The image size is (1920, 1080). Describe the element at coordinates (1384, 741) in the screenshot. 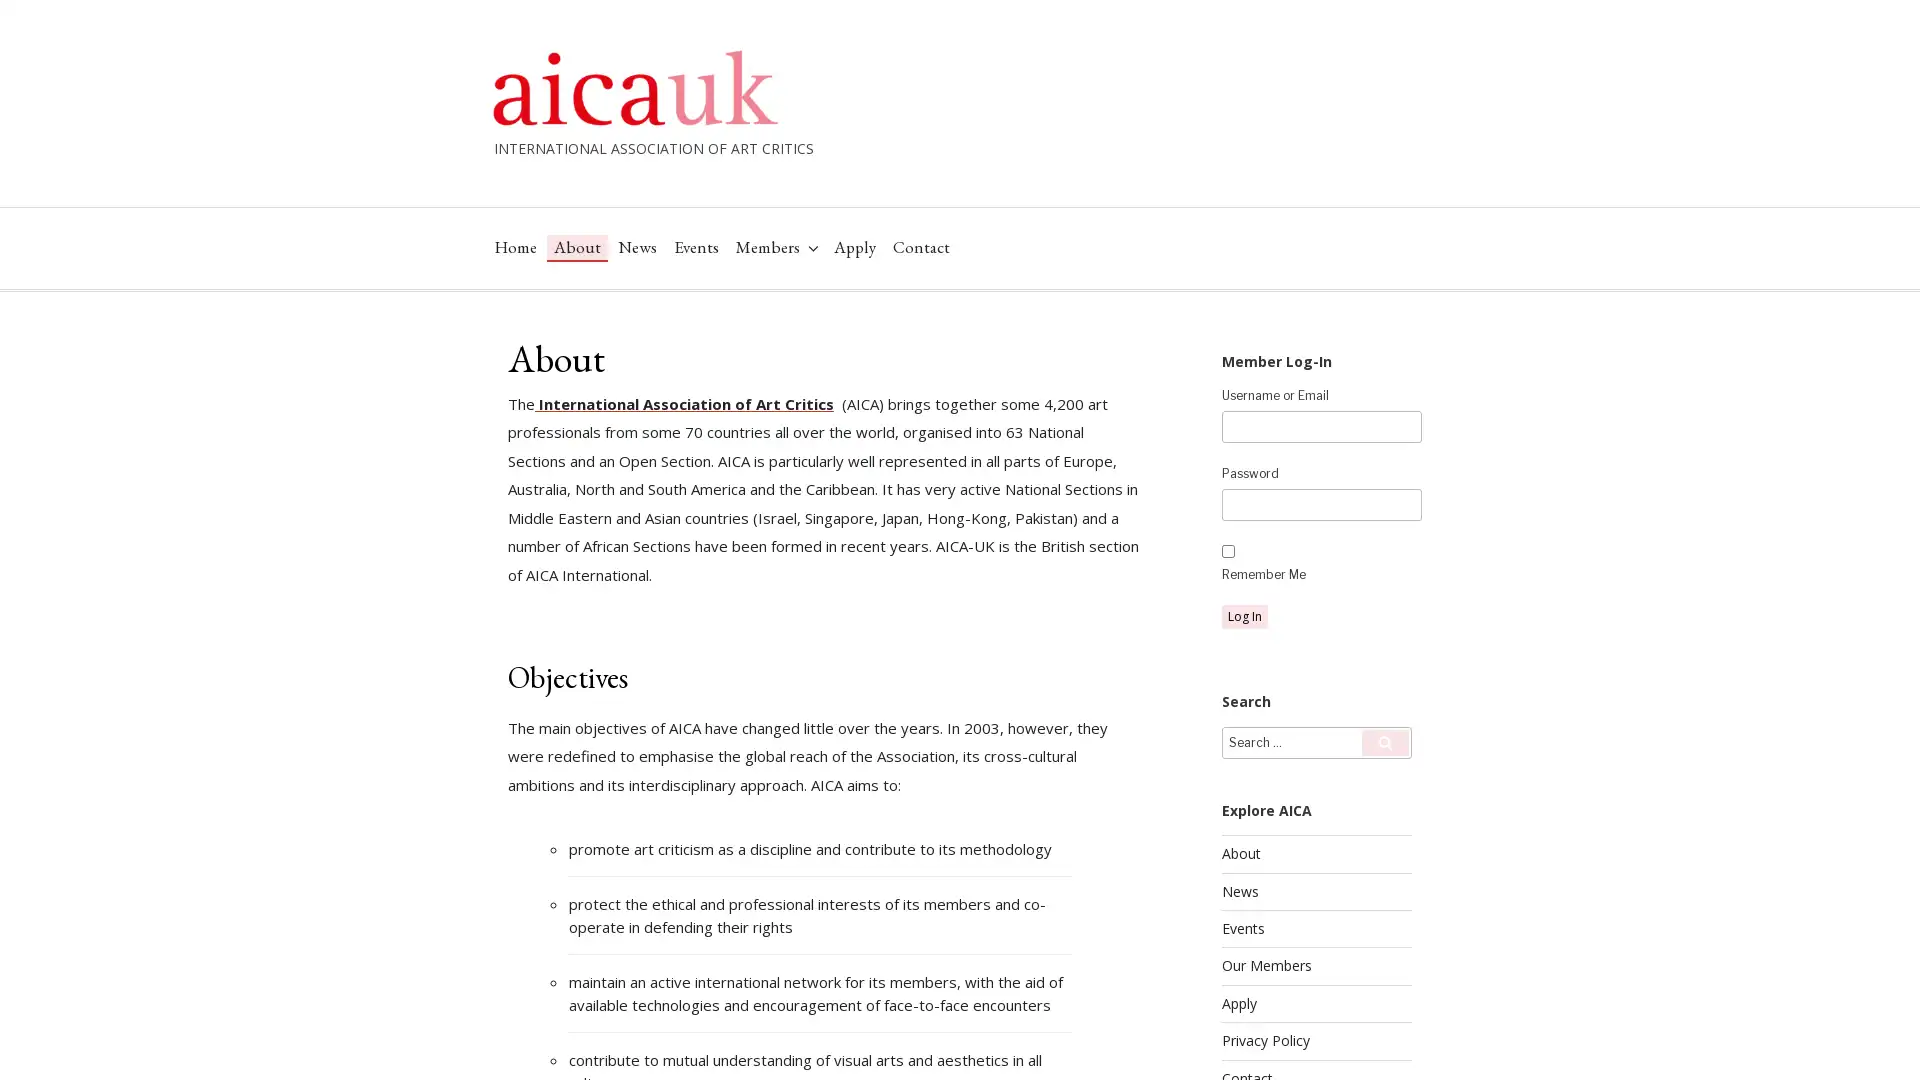

I see `Search` at that location.